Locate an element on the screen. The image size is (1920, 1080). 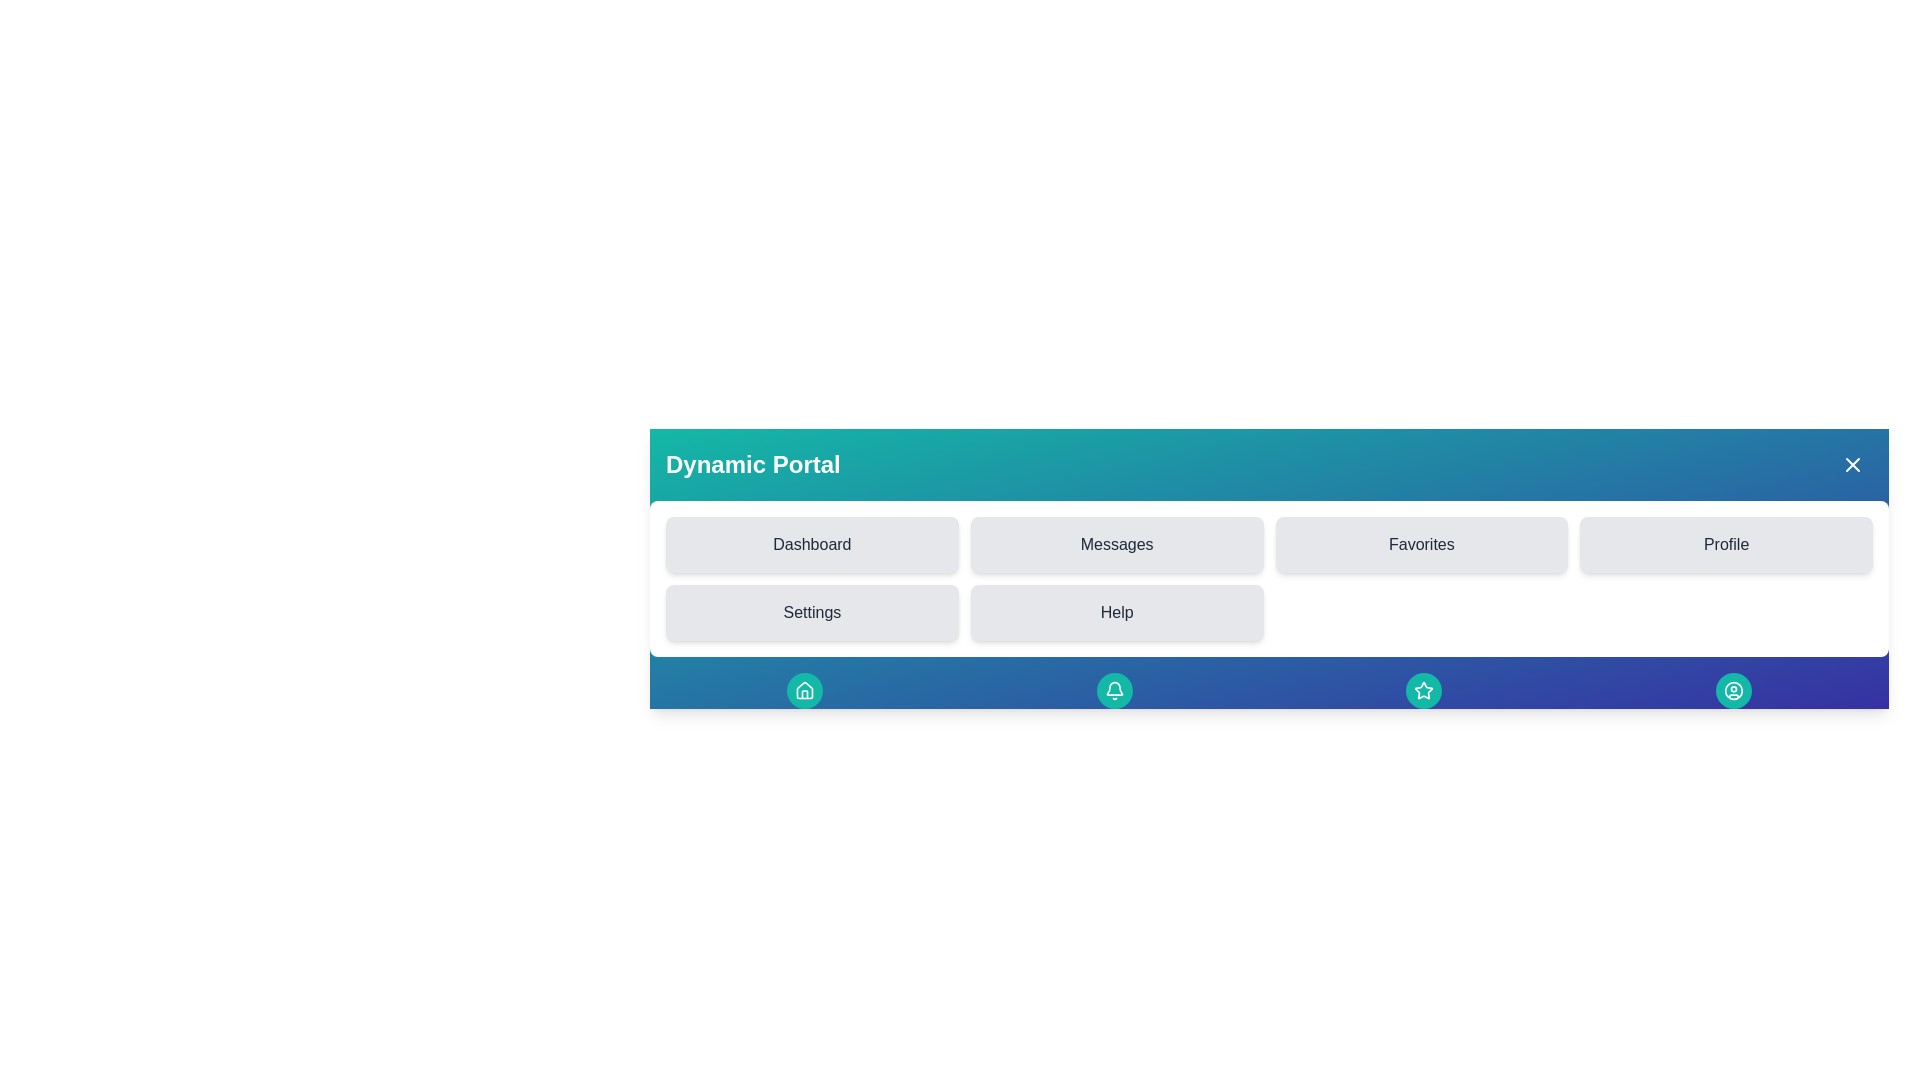
the menu item labeled Settings to navigate to the corresponding section is located at coordinates (811, 612).